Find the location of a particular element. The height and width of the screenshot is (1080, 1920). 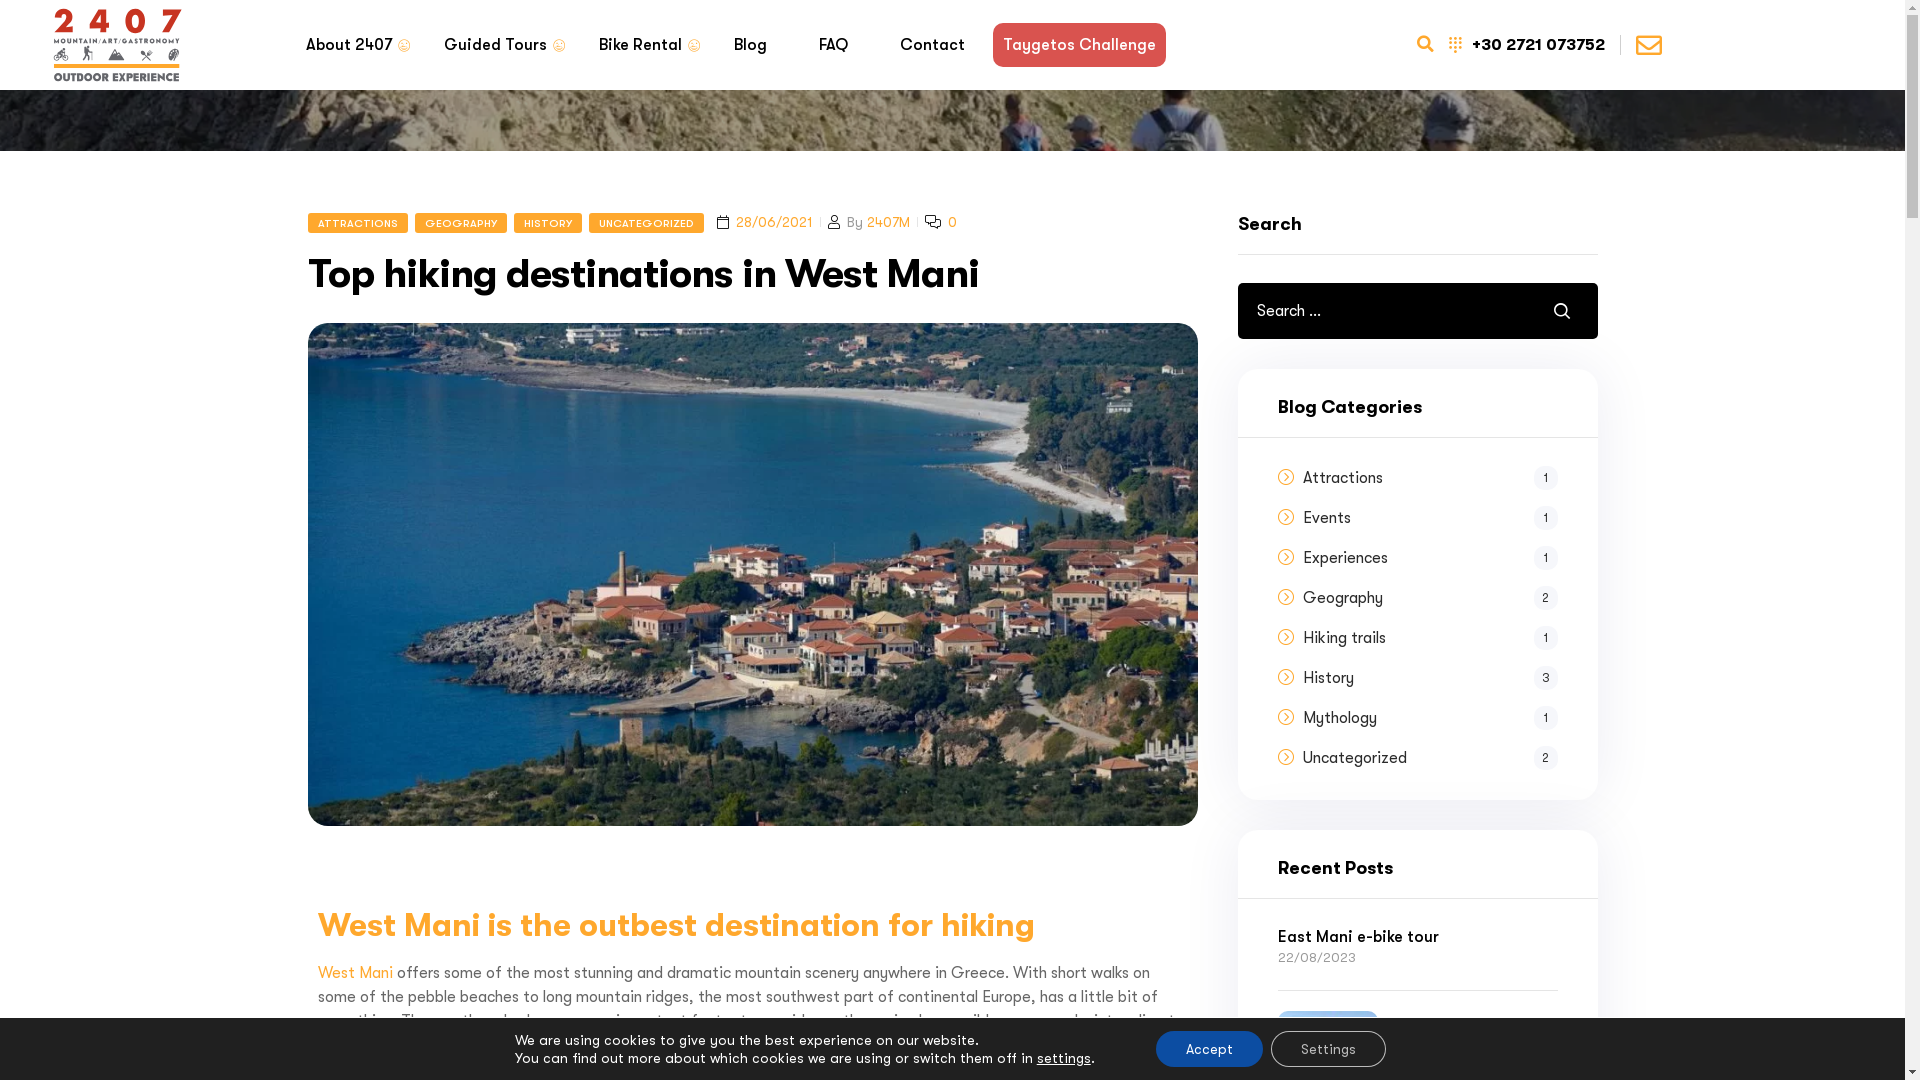

'West Mani' is located at coordinates (355, 971).